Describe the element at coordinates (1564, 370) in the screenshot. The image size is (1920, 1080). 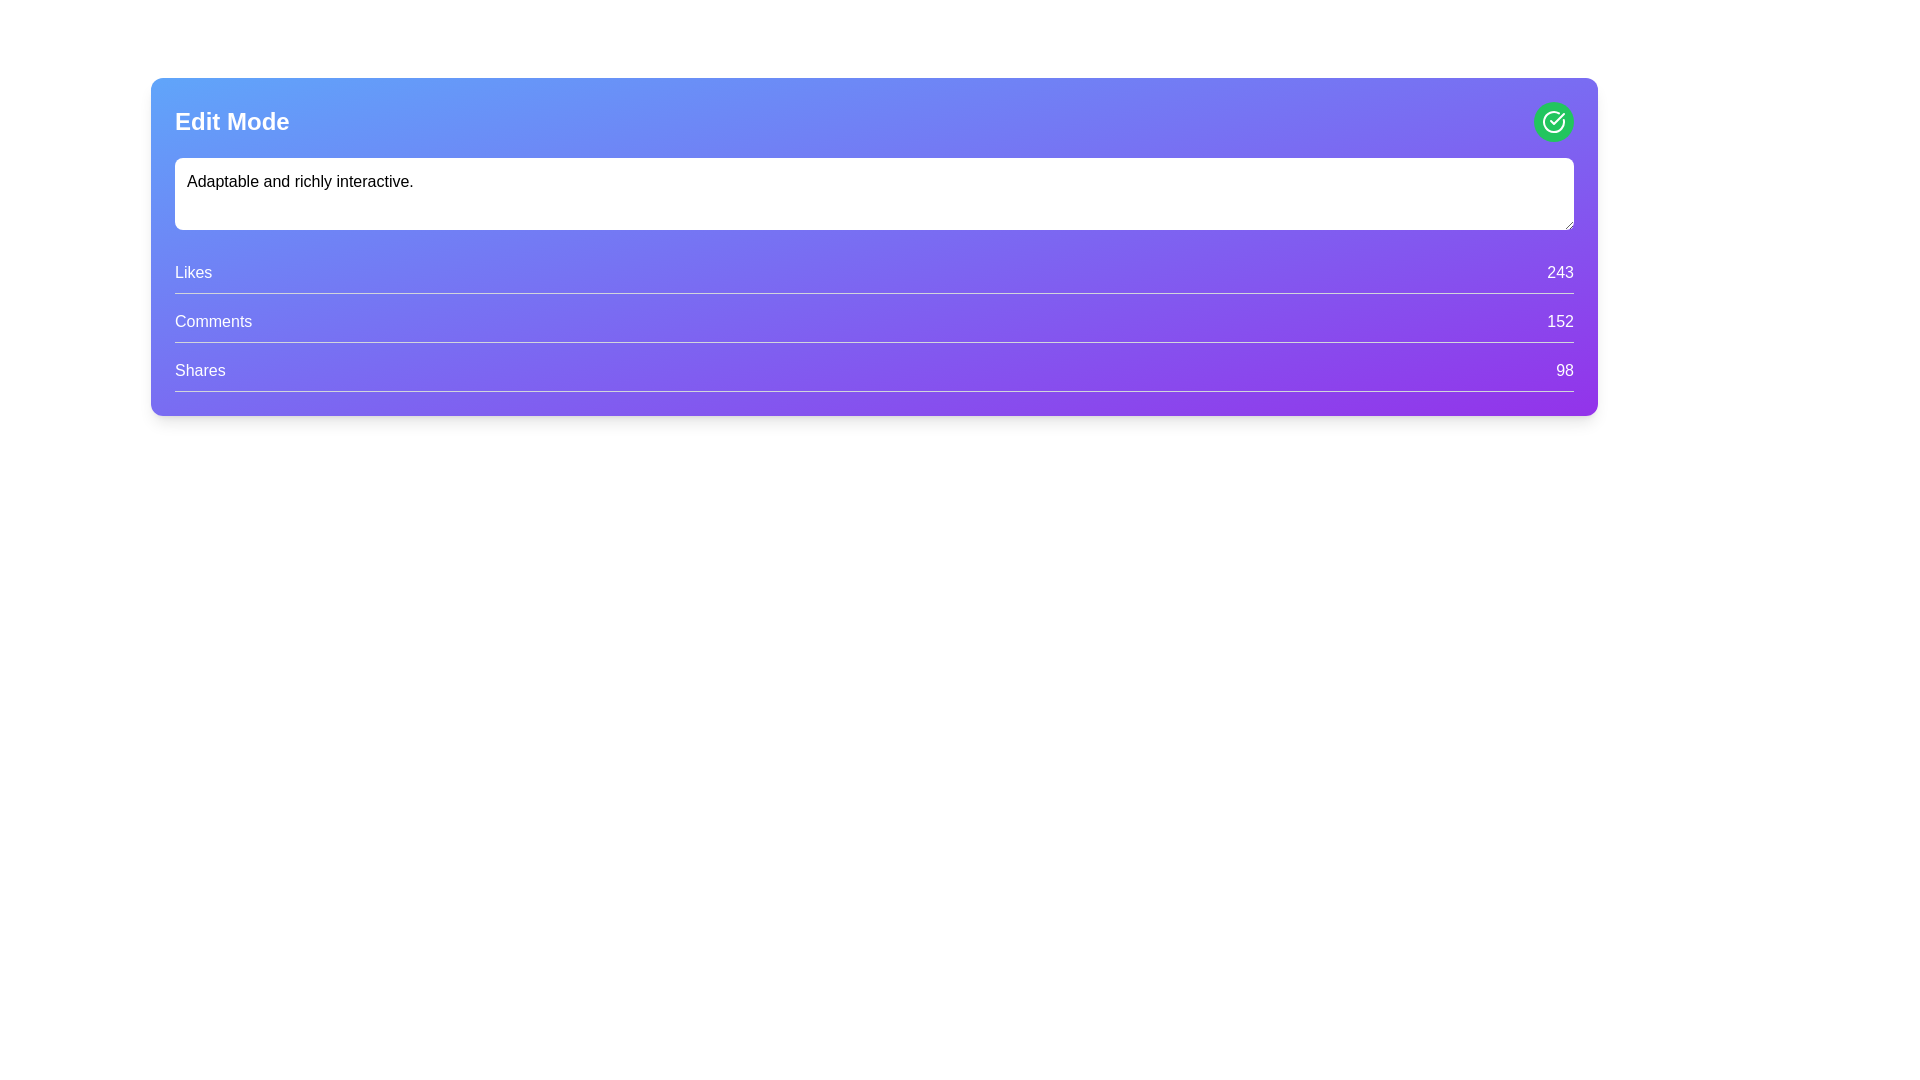
I see `the bolded numeric value '98' displayed in white text against a vibrant purple background, located next to the label 'Shares'` at that location.